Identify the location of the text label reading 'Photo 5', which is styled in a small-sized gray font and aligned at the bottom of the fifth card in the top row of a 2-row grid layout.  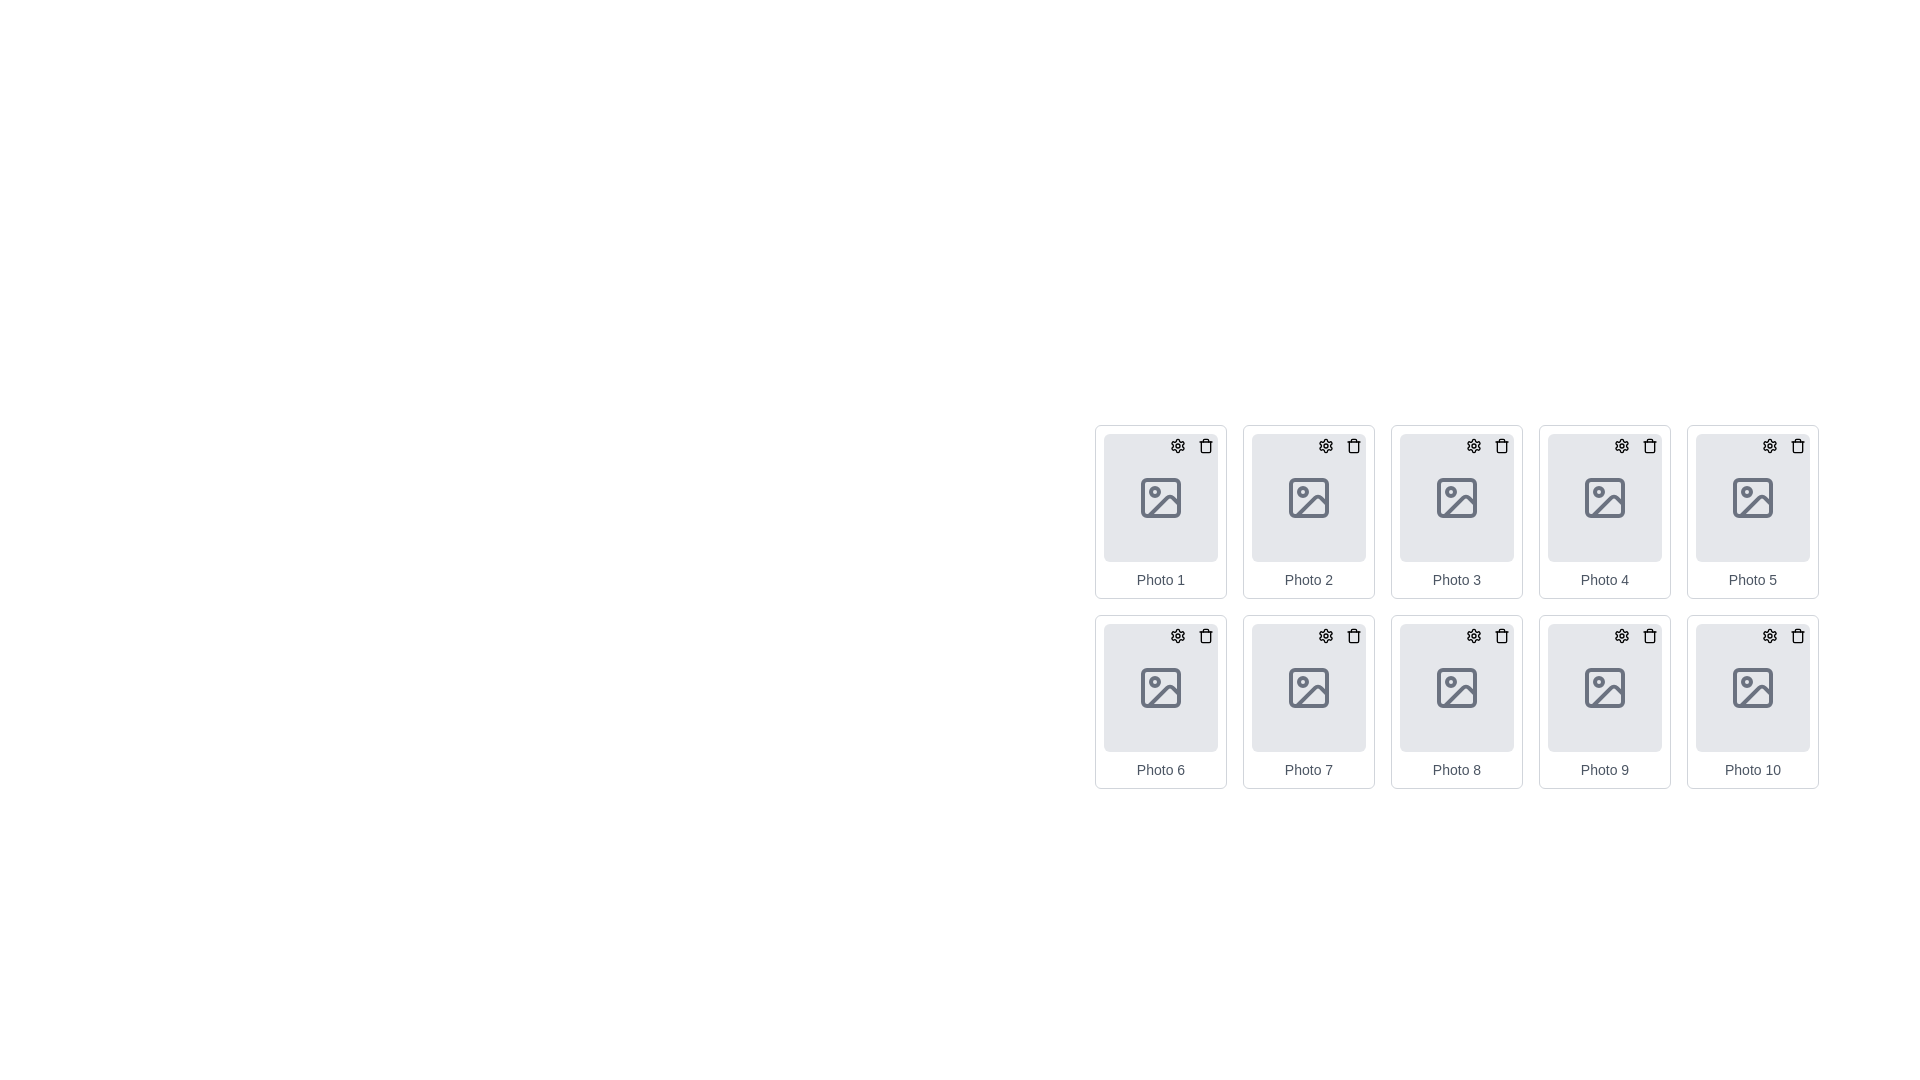
(1751, 579).